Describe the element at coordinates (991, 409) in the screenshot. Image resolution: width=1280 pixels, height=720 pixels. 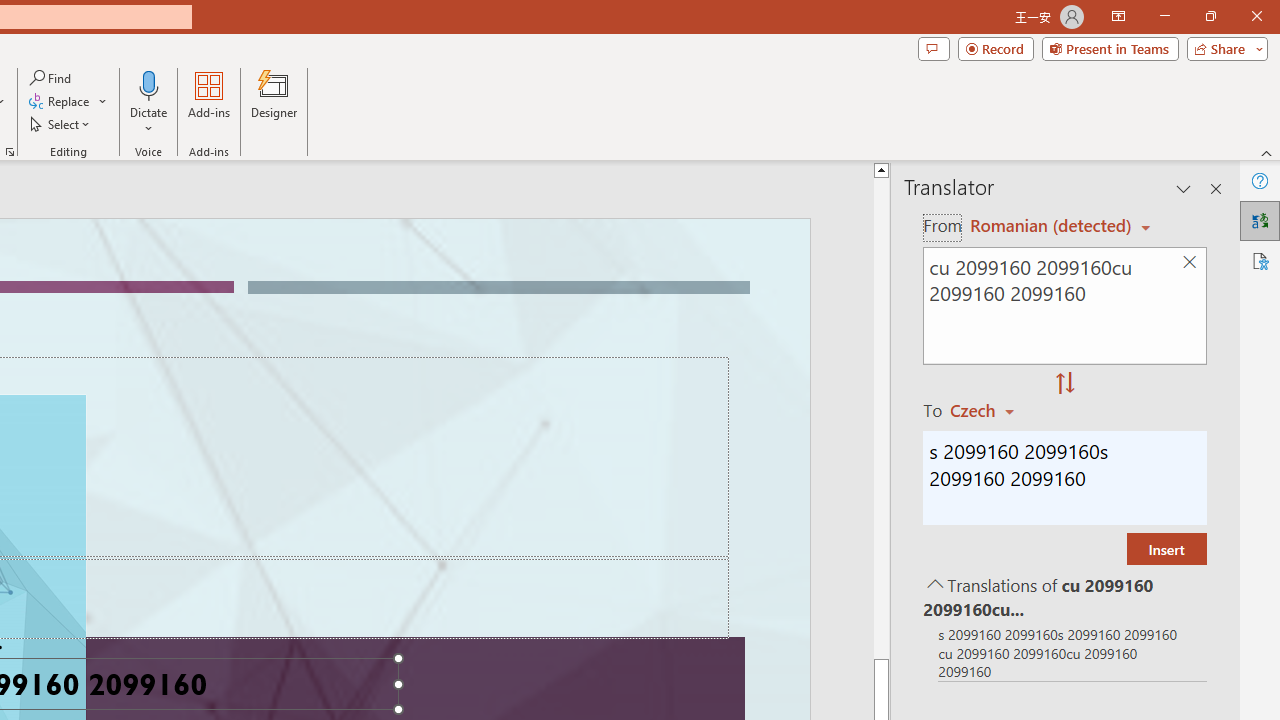
I see `'Czech'` at that location.